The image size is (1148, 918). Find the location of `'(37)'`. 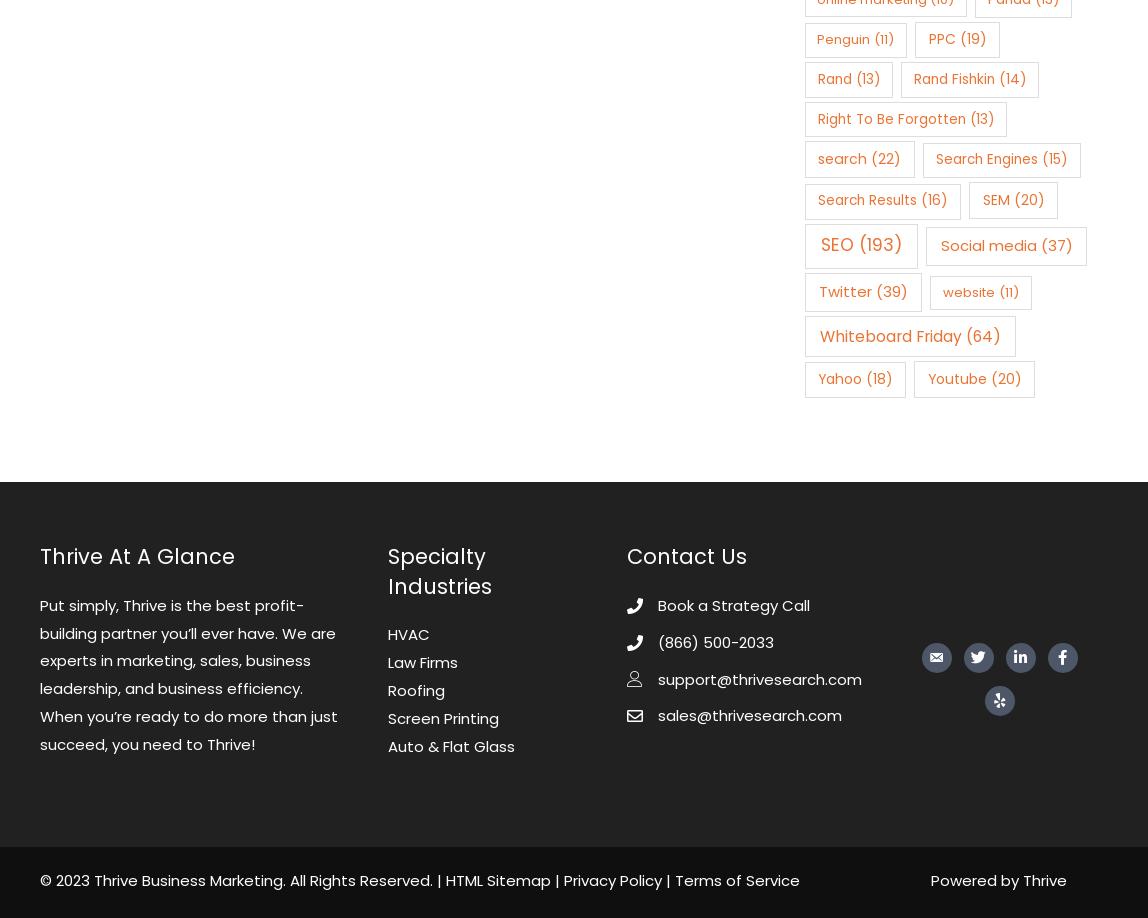

'(37)' is located at coordinates (1053, 244).